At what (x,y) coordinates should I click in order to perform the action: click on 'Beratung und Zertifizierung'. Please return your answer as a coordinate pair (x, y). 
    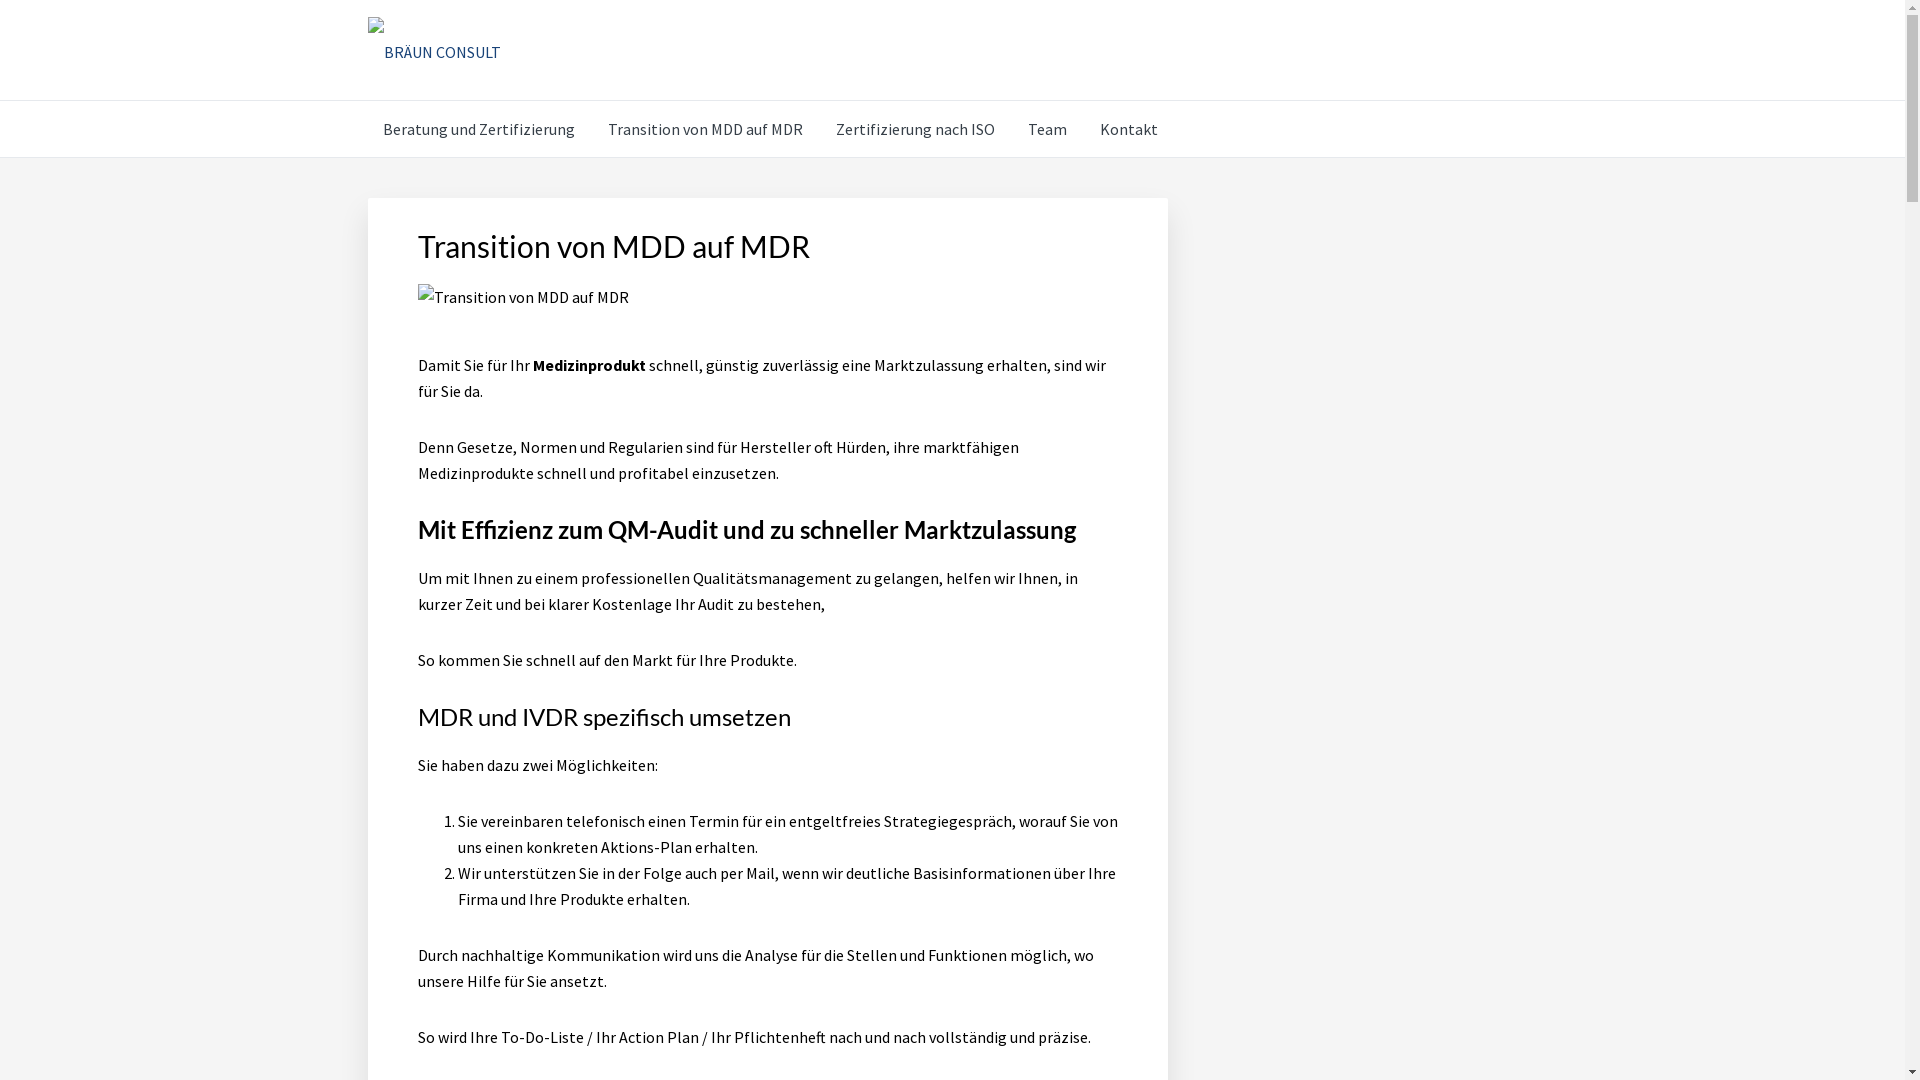
    Looking at the image, I should click on (478, 128).